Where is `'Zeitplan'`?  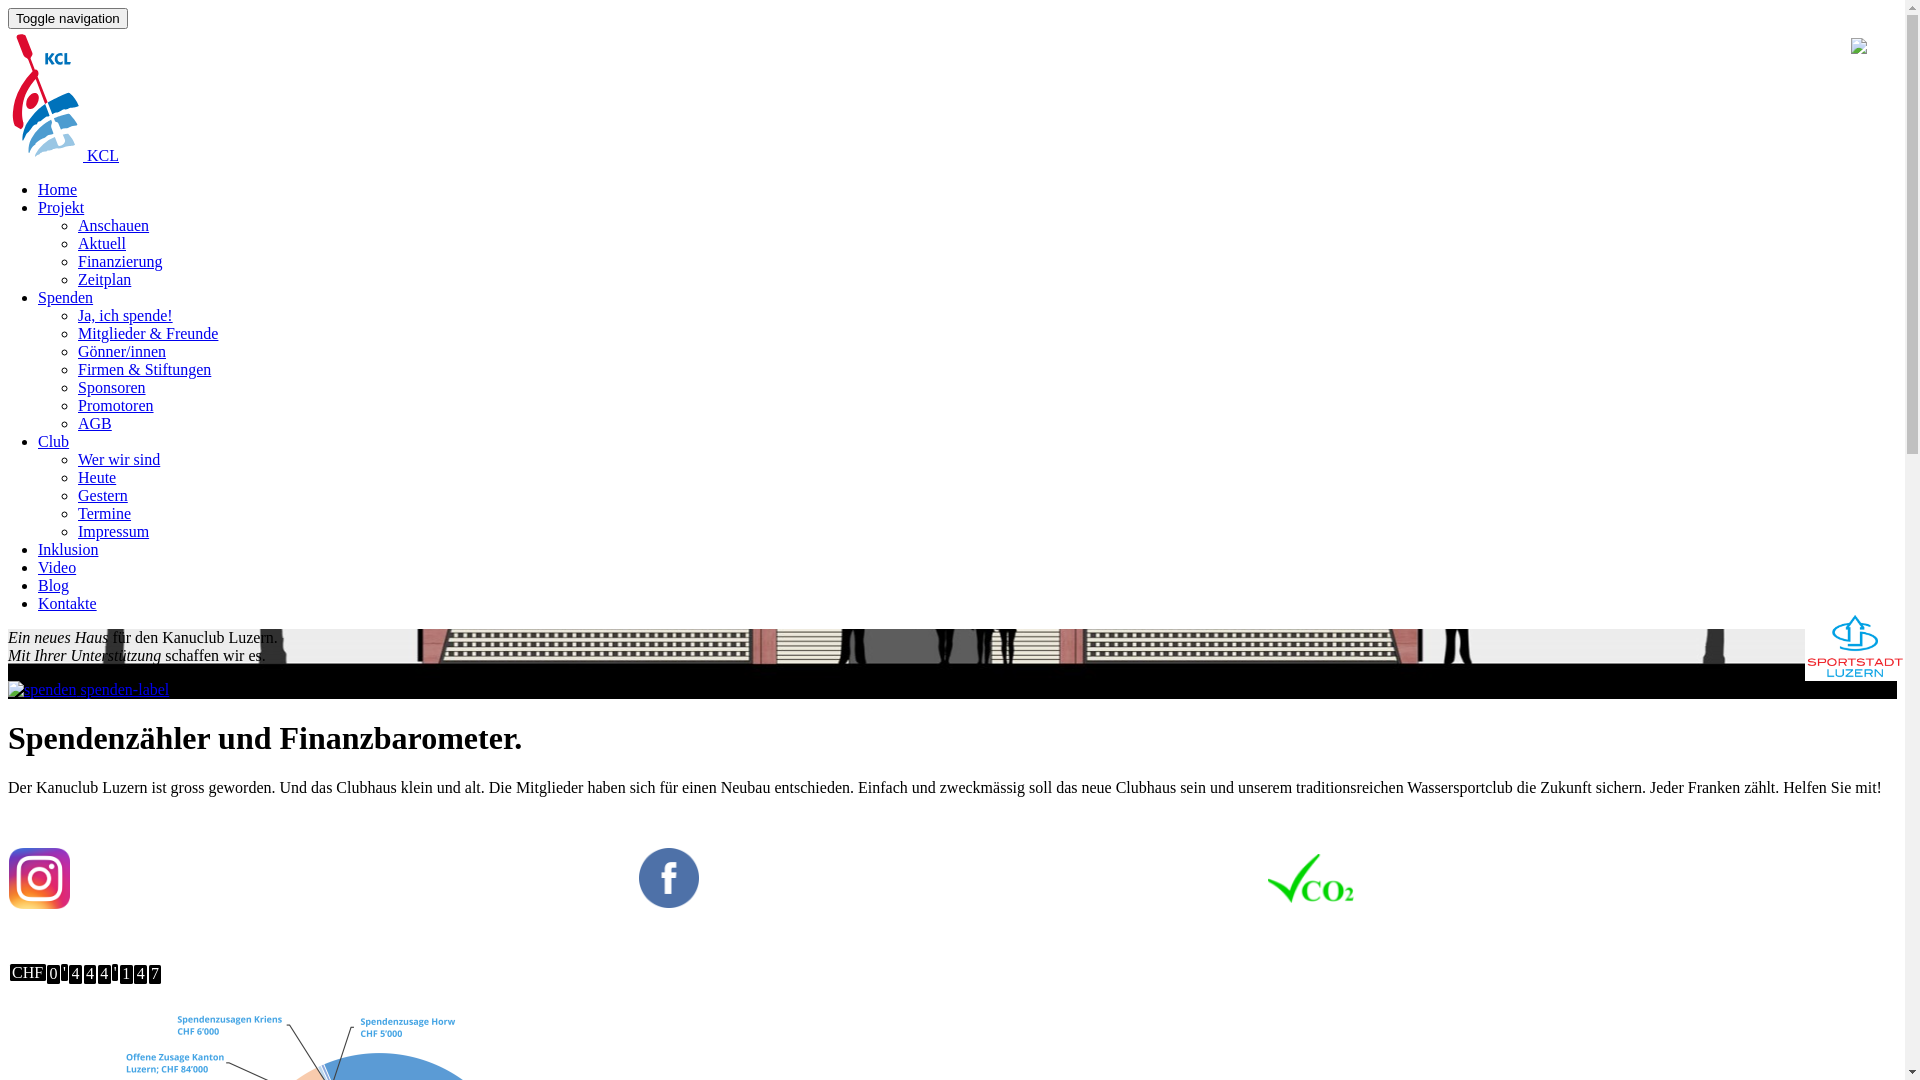 'Zeitplan' is located at coordinates (103, 279).